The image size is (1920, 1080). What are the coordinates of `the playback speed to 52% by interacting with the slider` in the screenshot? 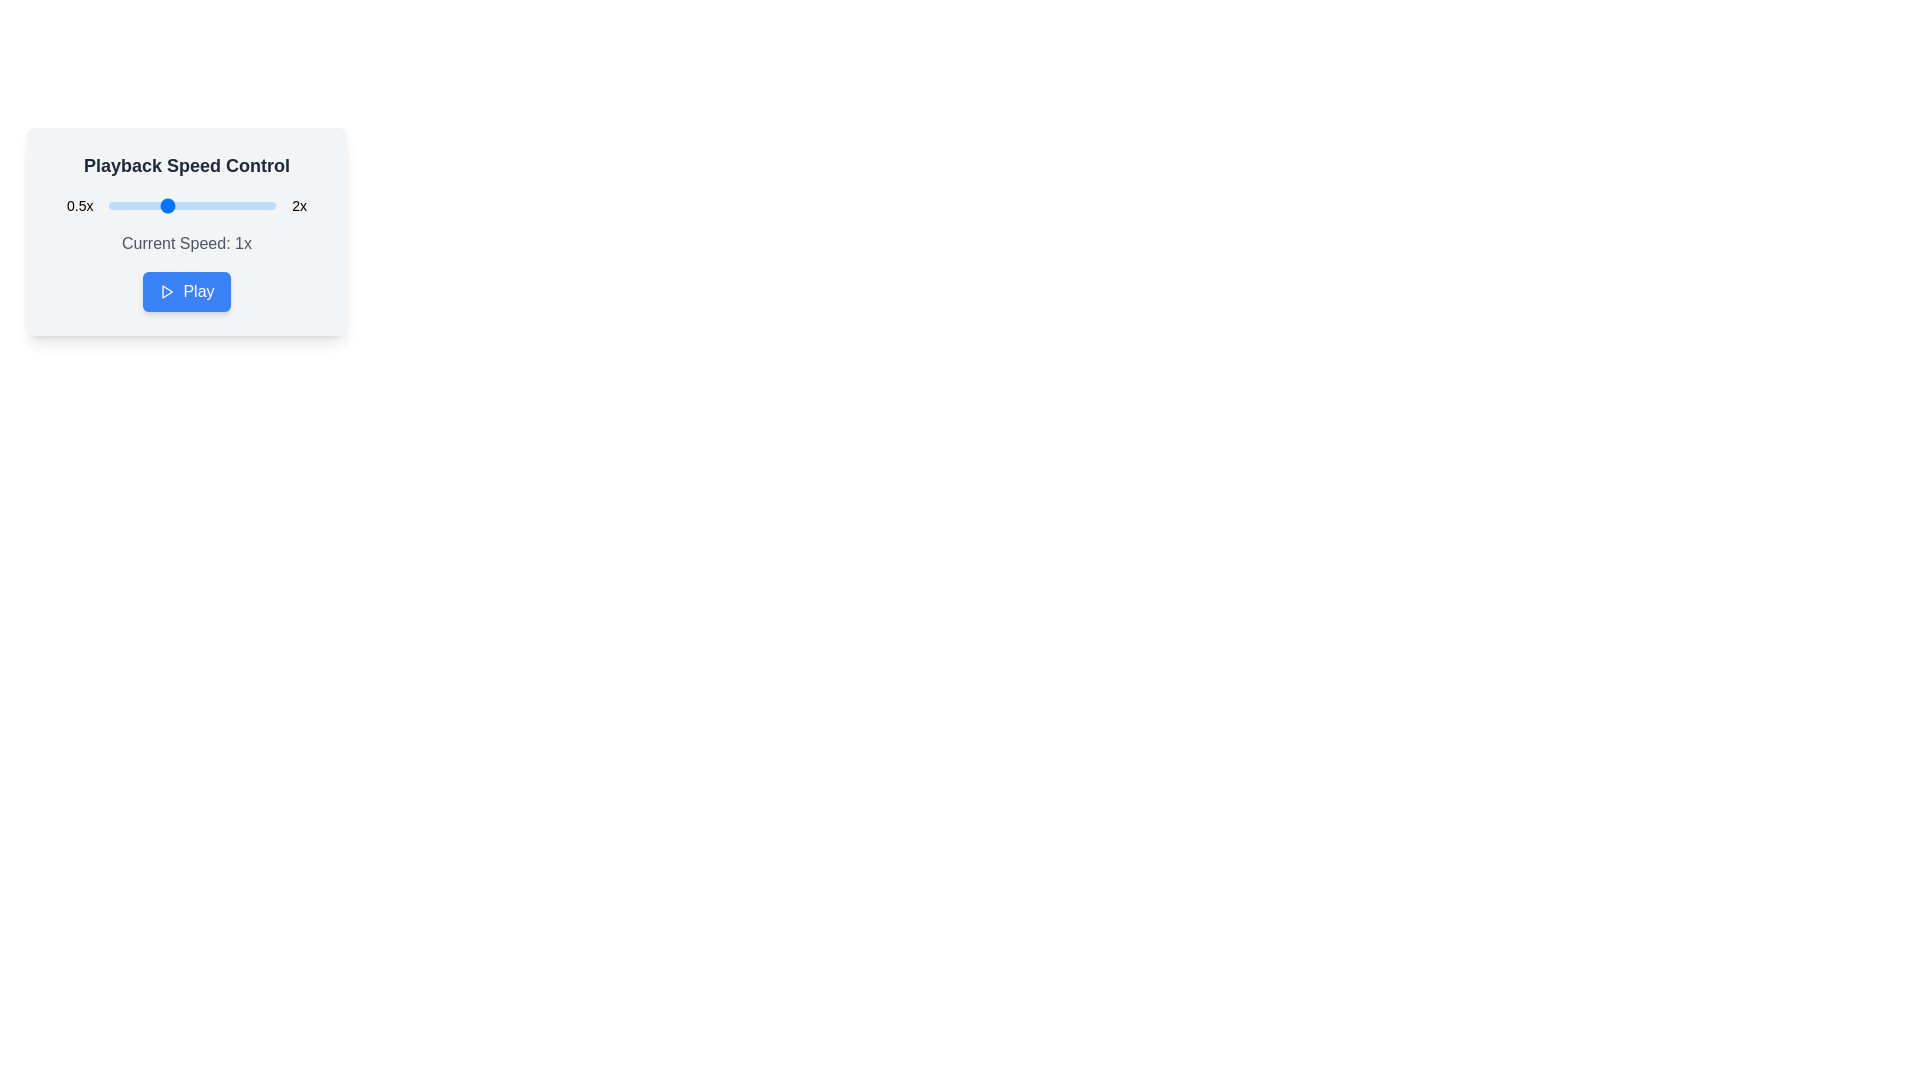 It's located at (110, 205).